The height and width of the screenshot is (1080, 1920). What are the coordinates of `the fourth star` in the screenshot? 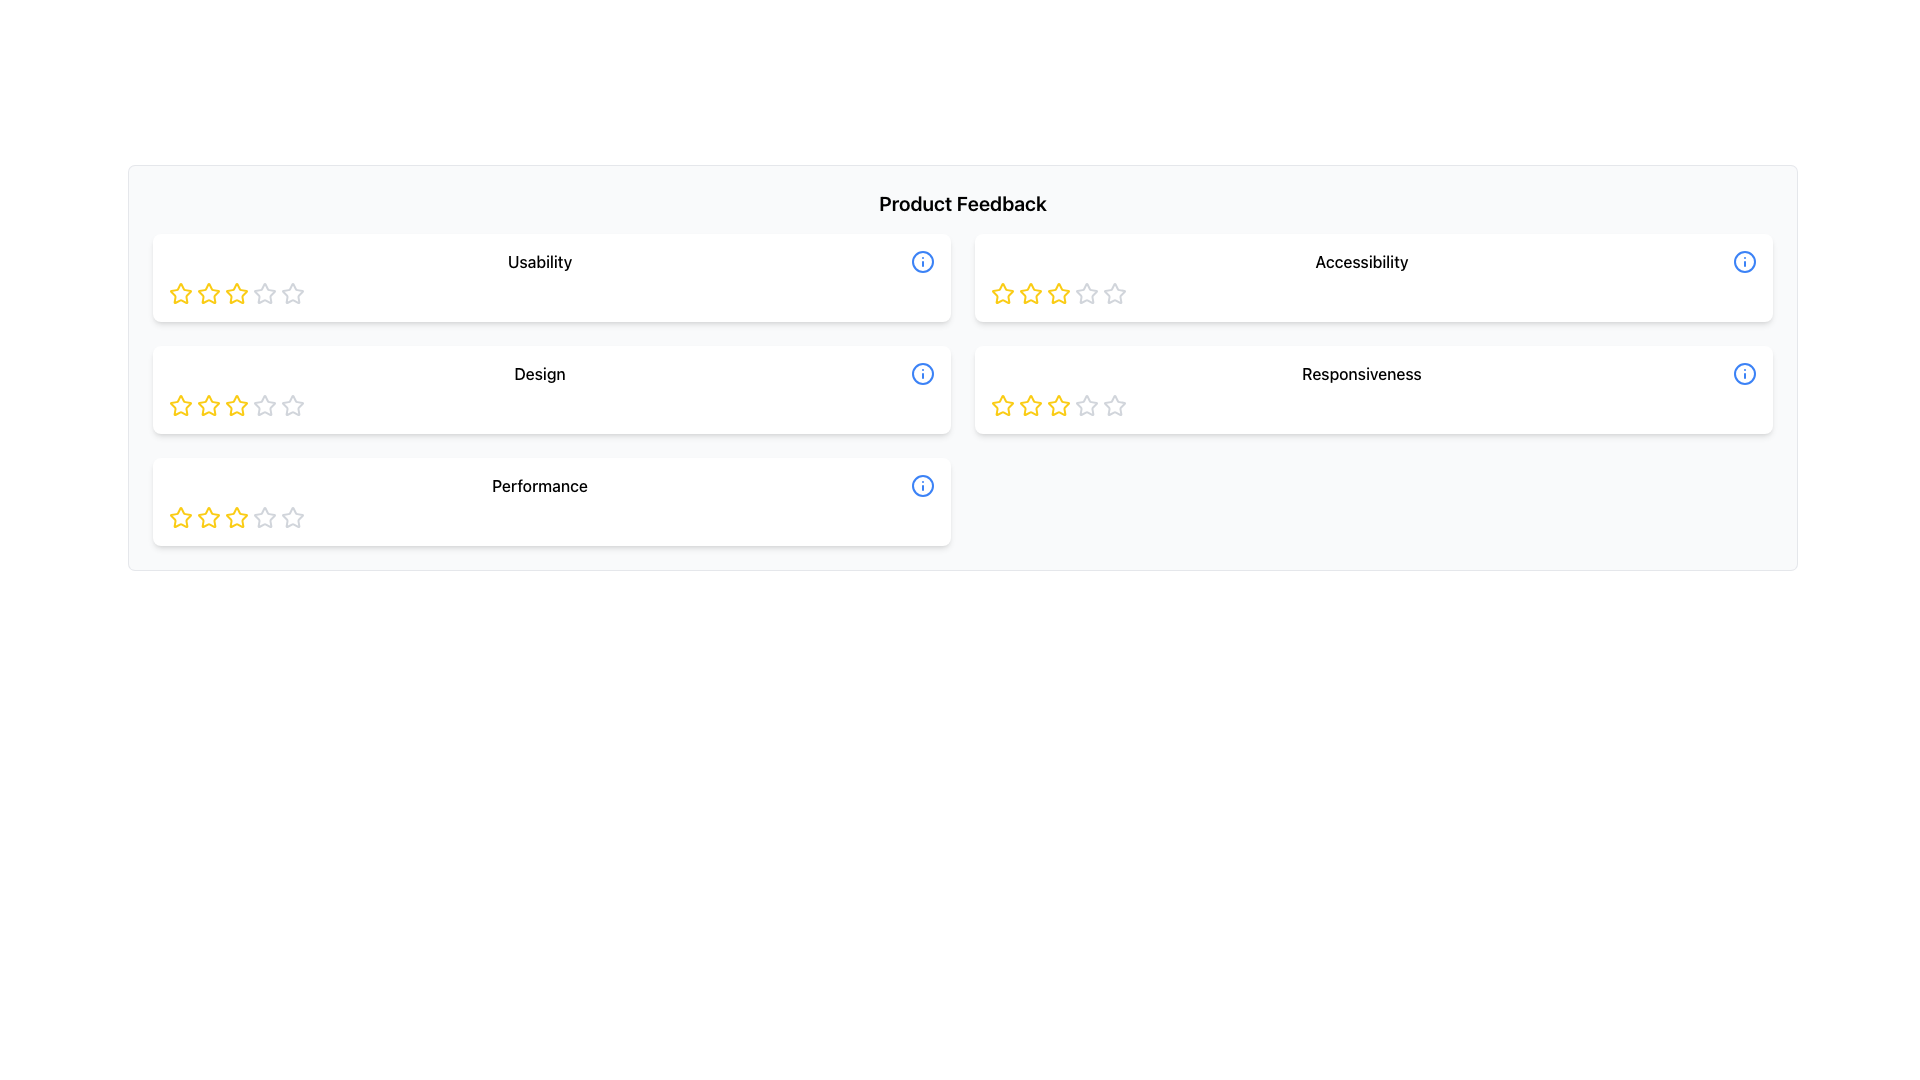 It's located at (1084, 293).